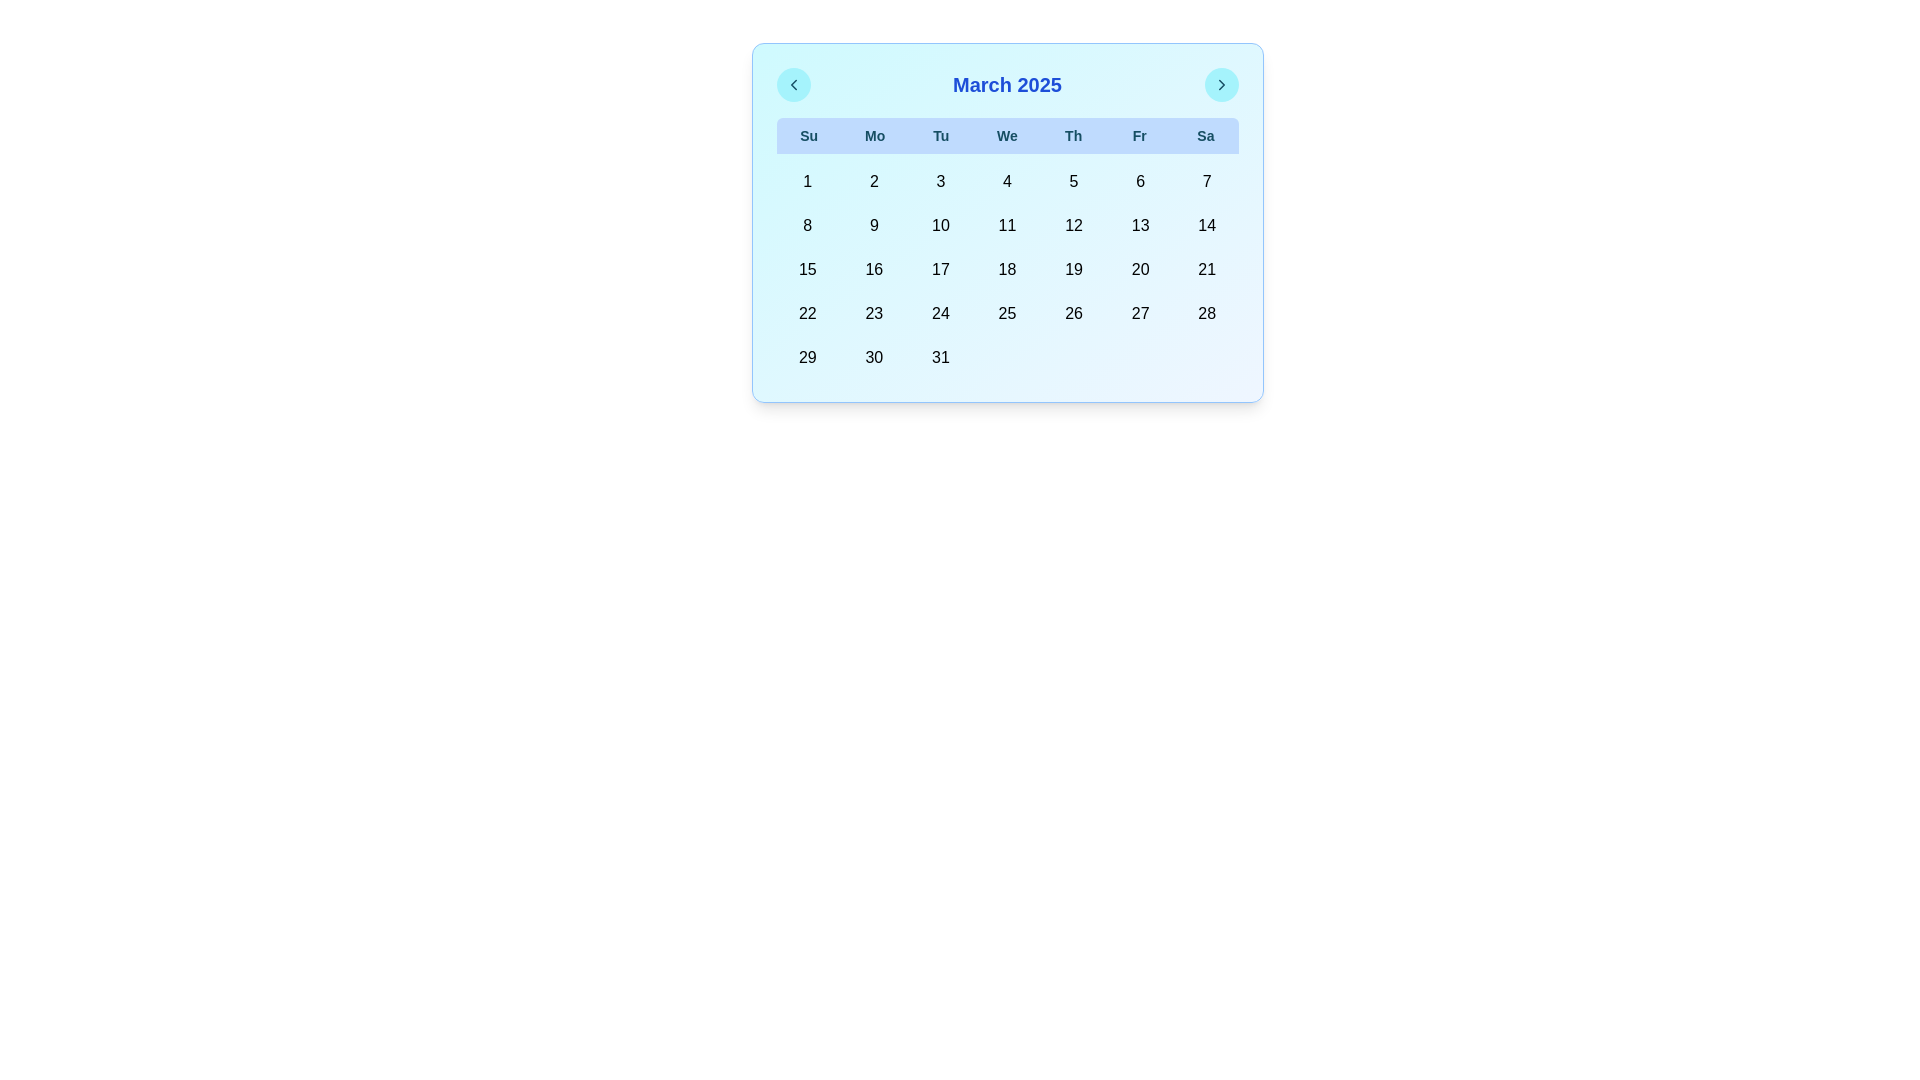  I want to click on the Text label for Thursday, which is the fifth cell in a grid of seven days of the week, located beneath the header 'March 2025', situated between 'We' and 'Fr', so click(1072, 135).